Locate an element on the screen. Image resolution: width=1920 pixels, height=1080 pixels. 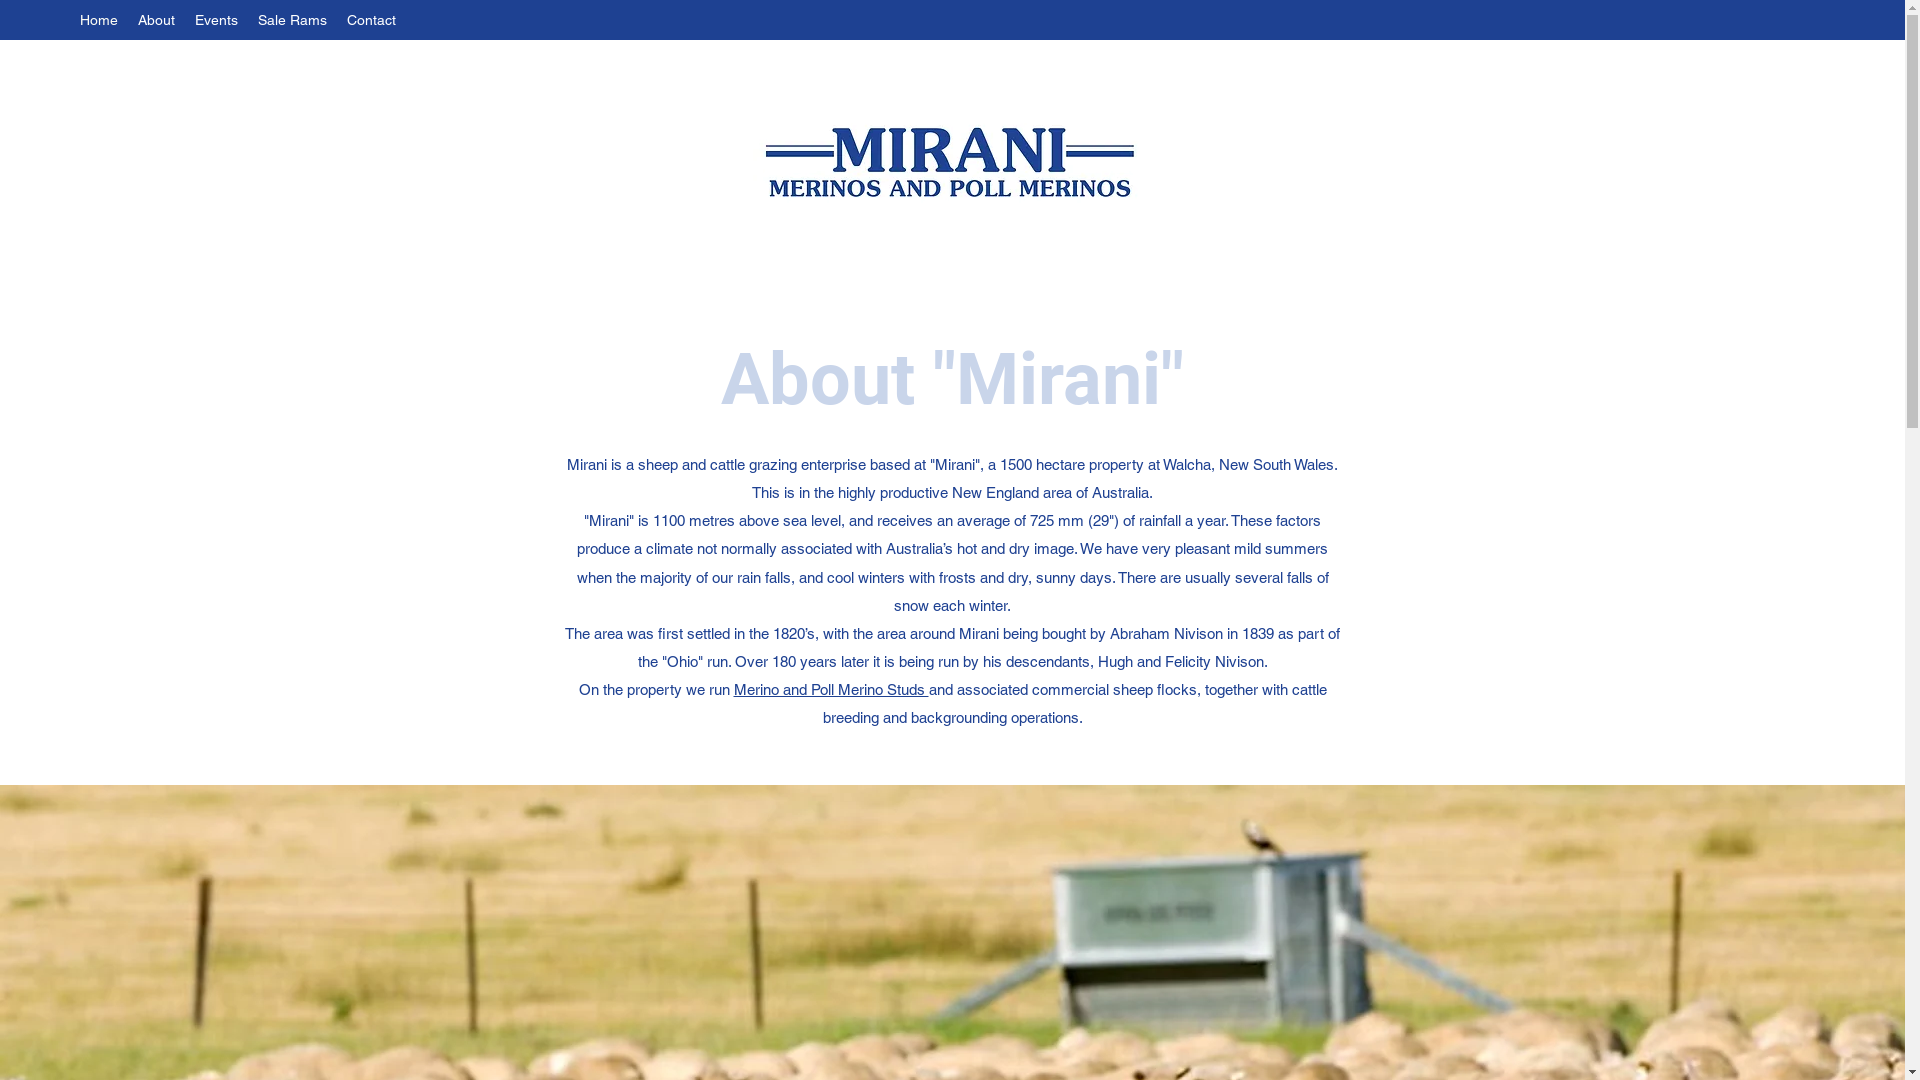
'Merino and Poll Merino Studs' is located at coordinates (831, 688).